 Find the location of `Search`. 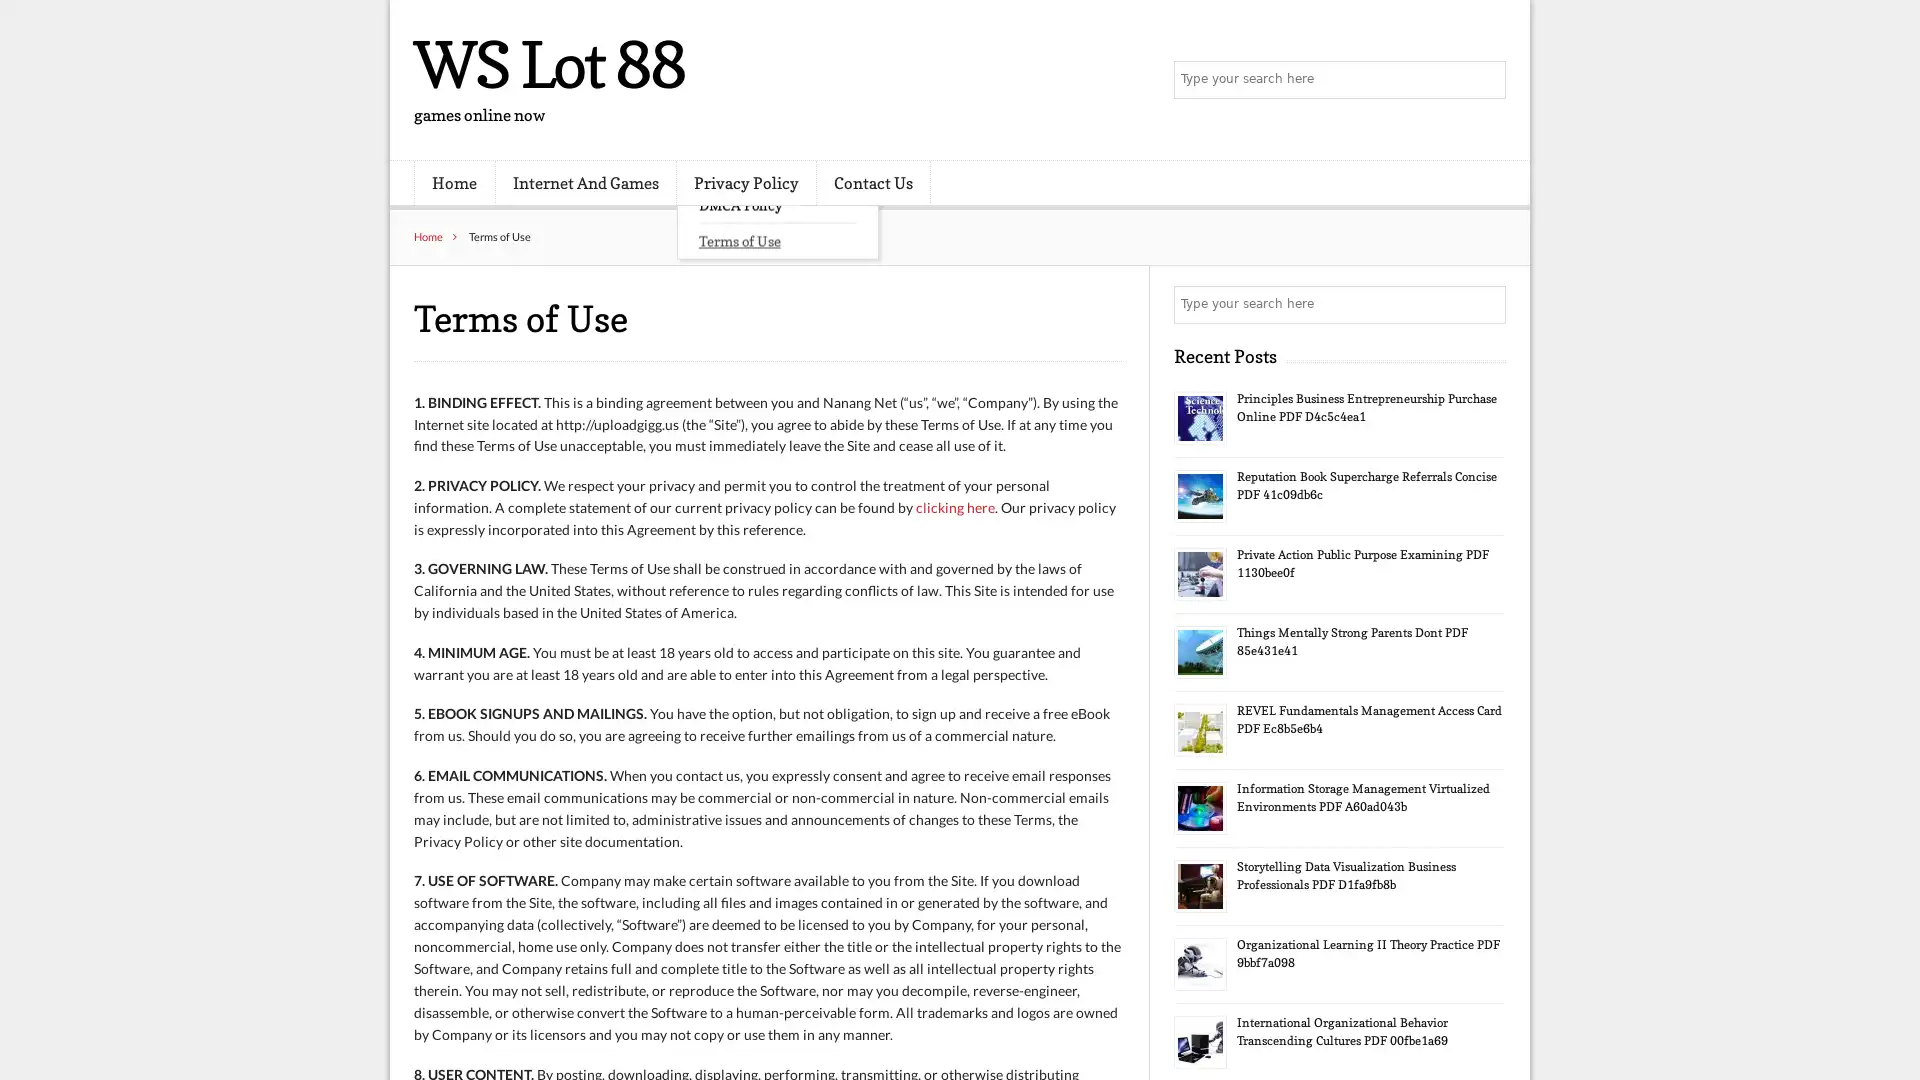

Search is located at coordinates (1485, 80).